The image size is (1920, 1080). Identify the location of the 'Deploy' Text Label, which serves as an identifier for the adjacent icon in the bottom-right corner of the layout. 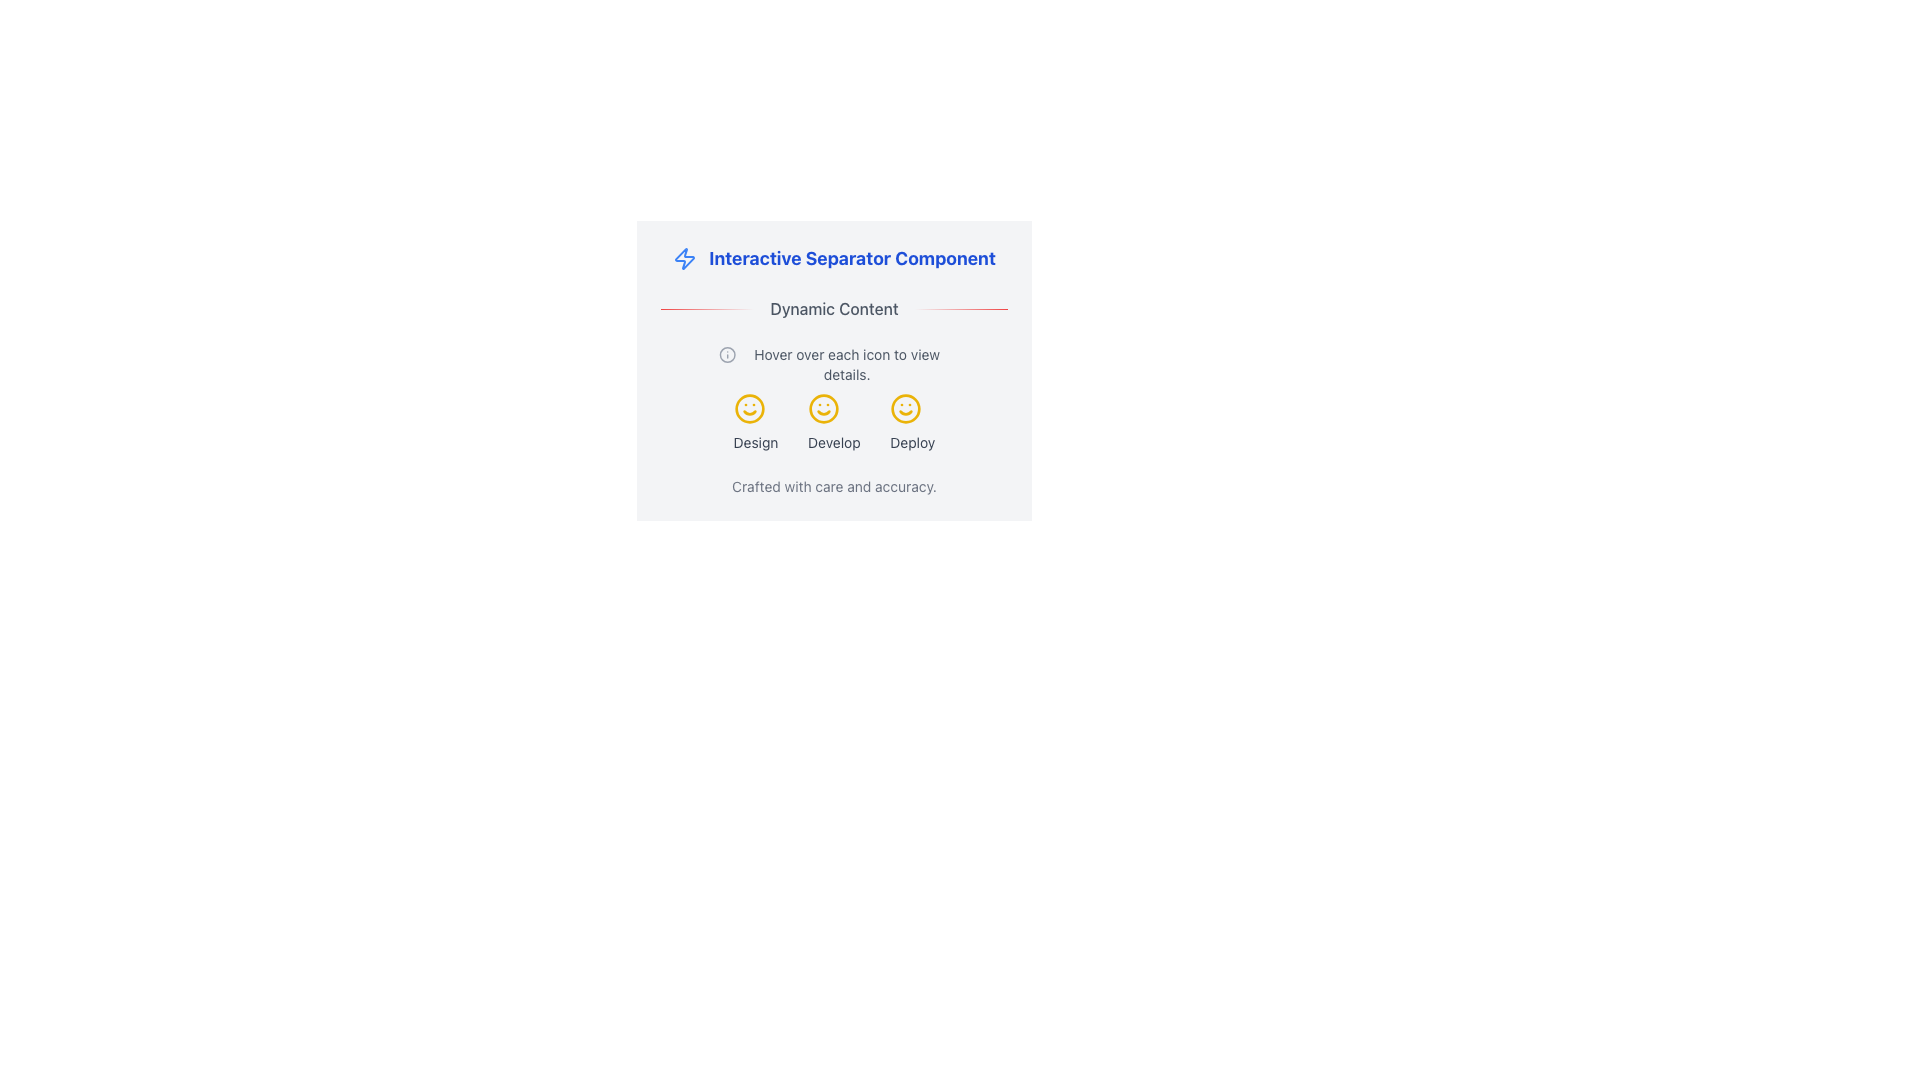
(911, 442).